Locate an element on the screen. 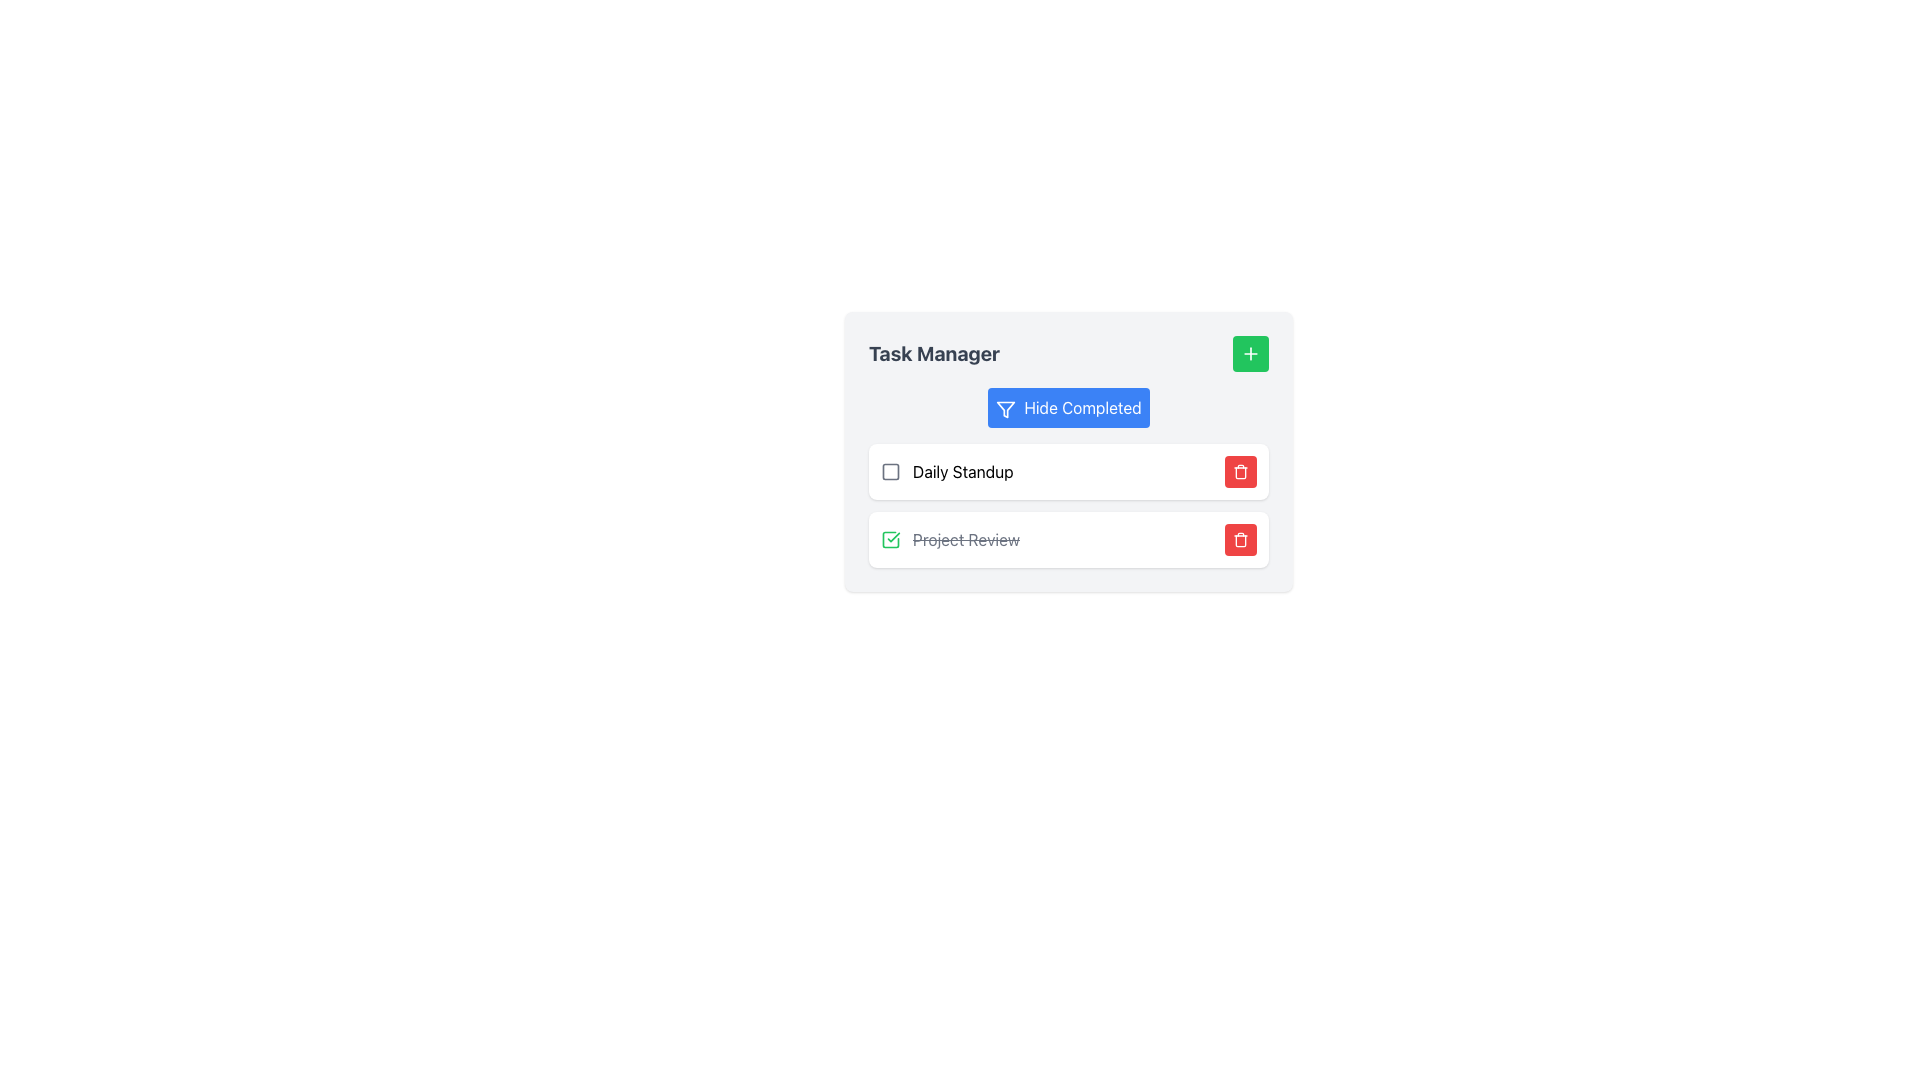 The image size is (1920, 1080). the small, square icon with a two-pixel rounded corner radius that serves as an identifier for the task item titled 'Daily Standup' is located at coordinates (890, 471).